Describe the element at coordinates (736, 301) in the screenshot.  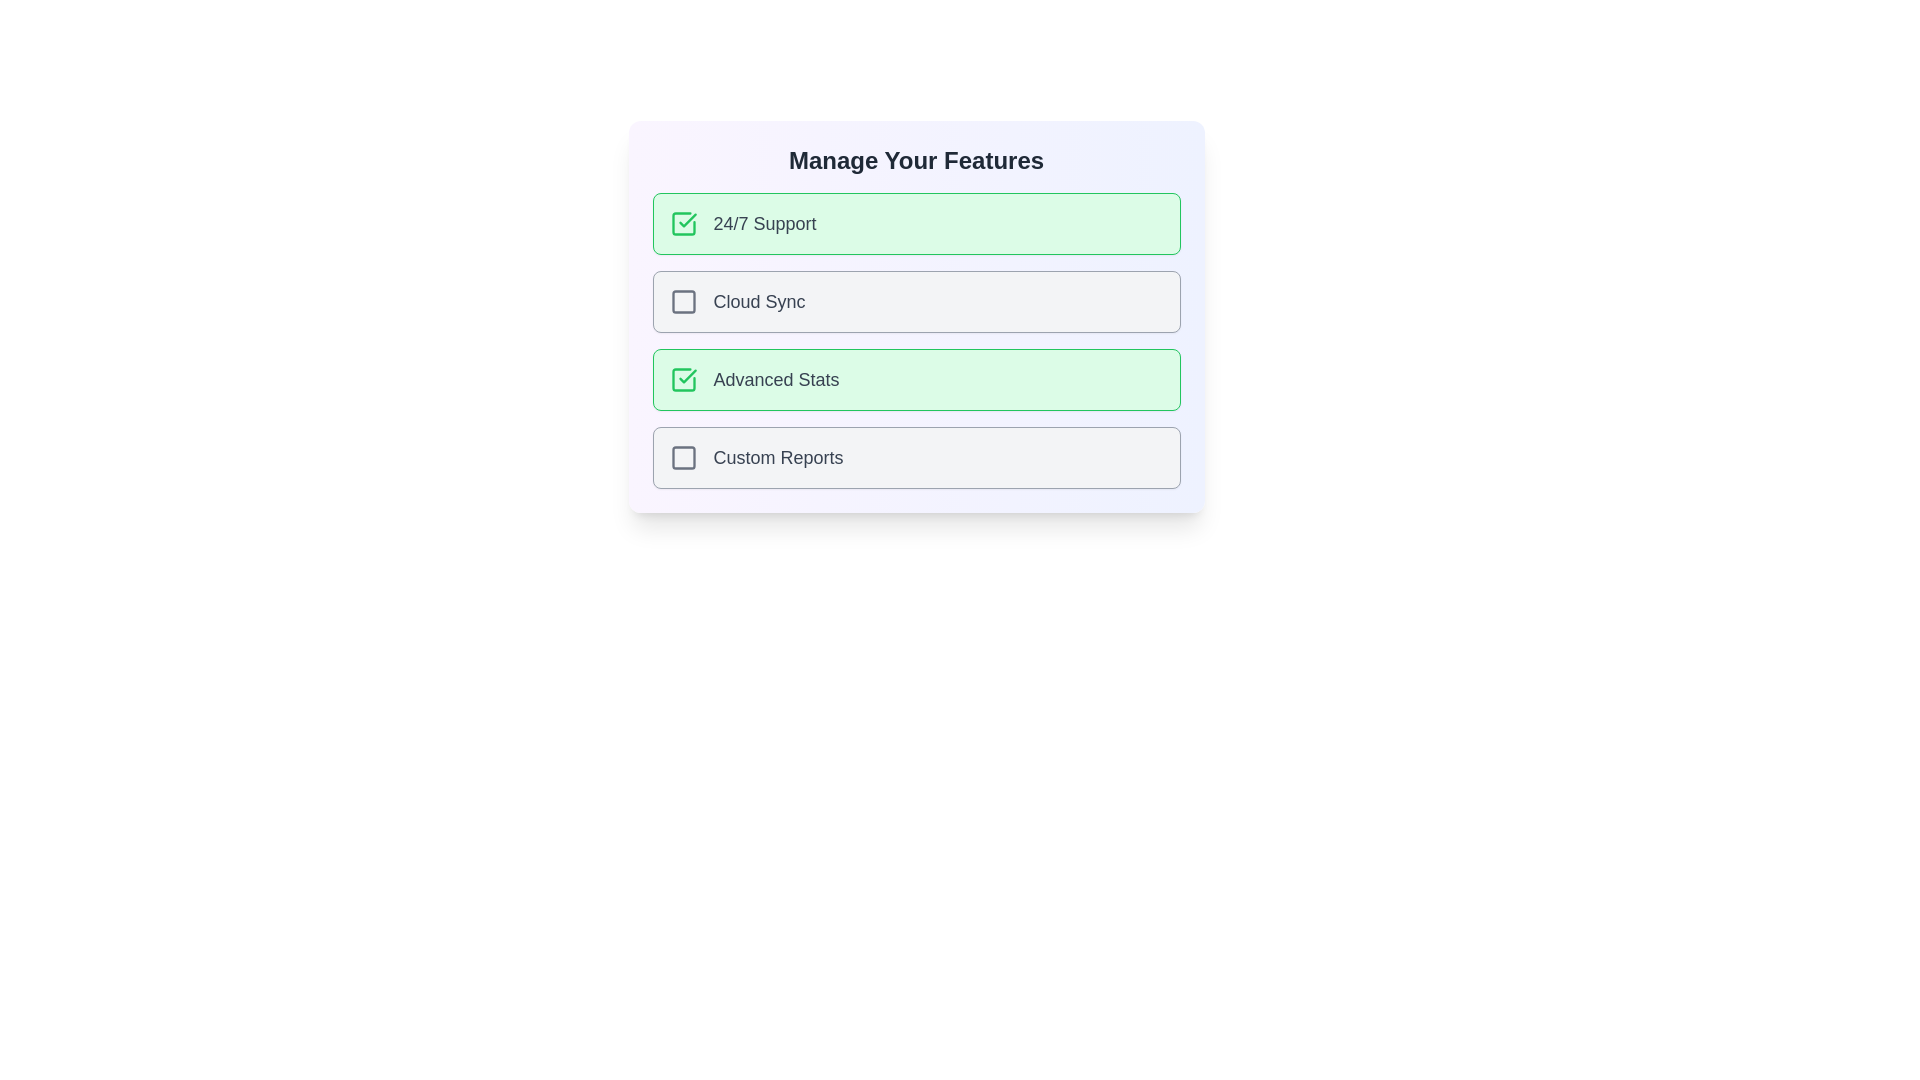
I see `text label 'Cloud Sync' associated with the checkbox located to the right of an unselected checkbox, positioned in the second slot of a vertically stacked list` at that location.